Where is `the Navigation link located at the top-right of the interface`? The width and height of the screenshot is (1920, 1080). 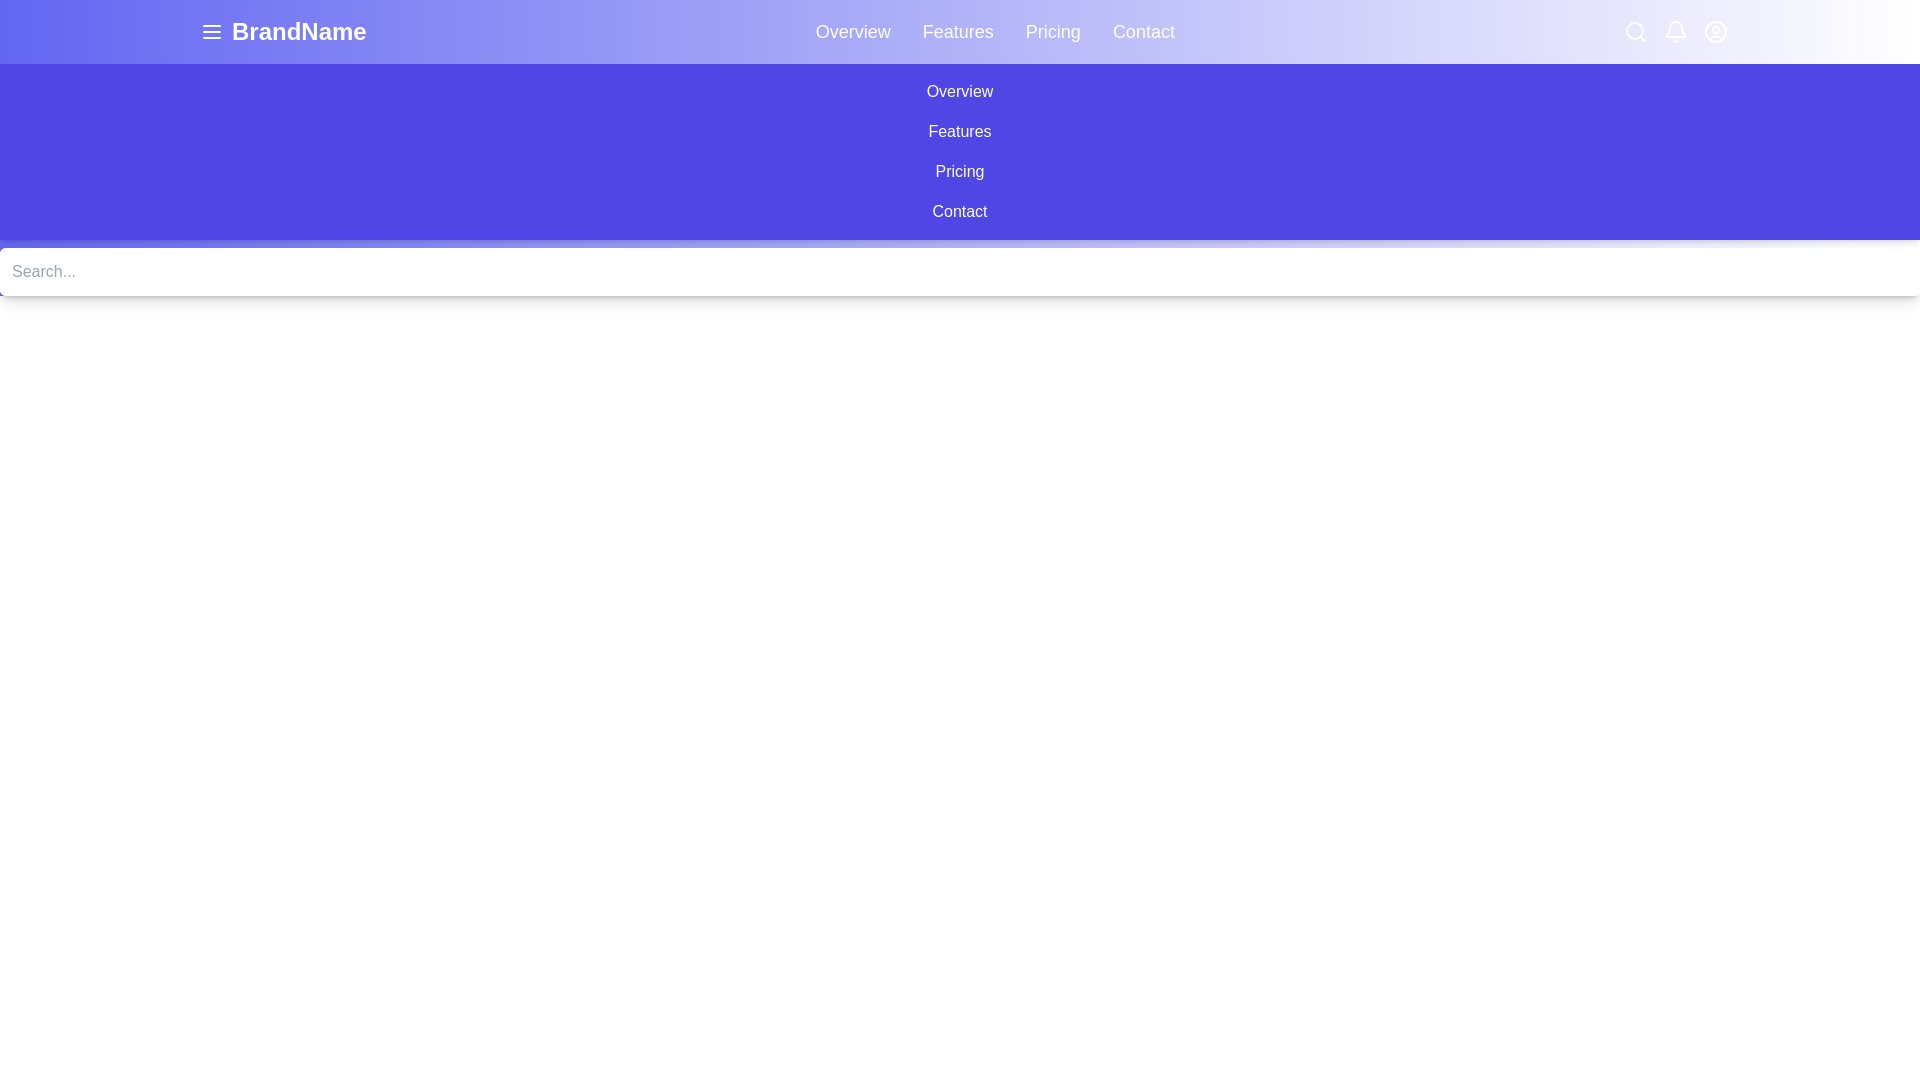 the Navigation link located at the top-right of the interface is located at coordinates (853, 31).